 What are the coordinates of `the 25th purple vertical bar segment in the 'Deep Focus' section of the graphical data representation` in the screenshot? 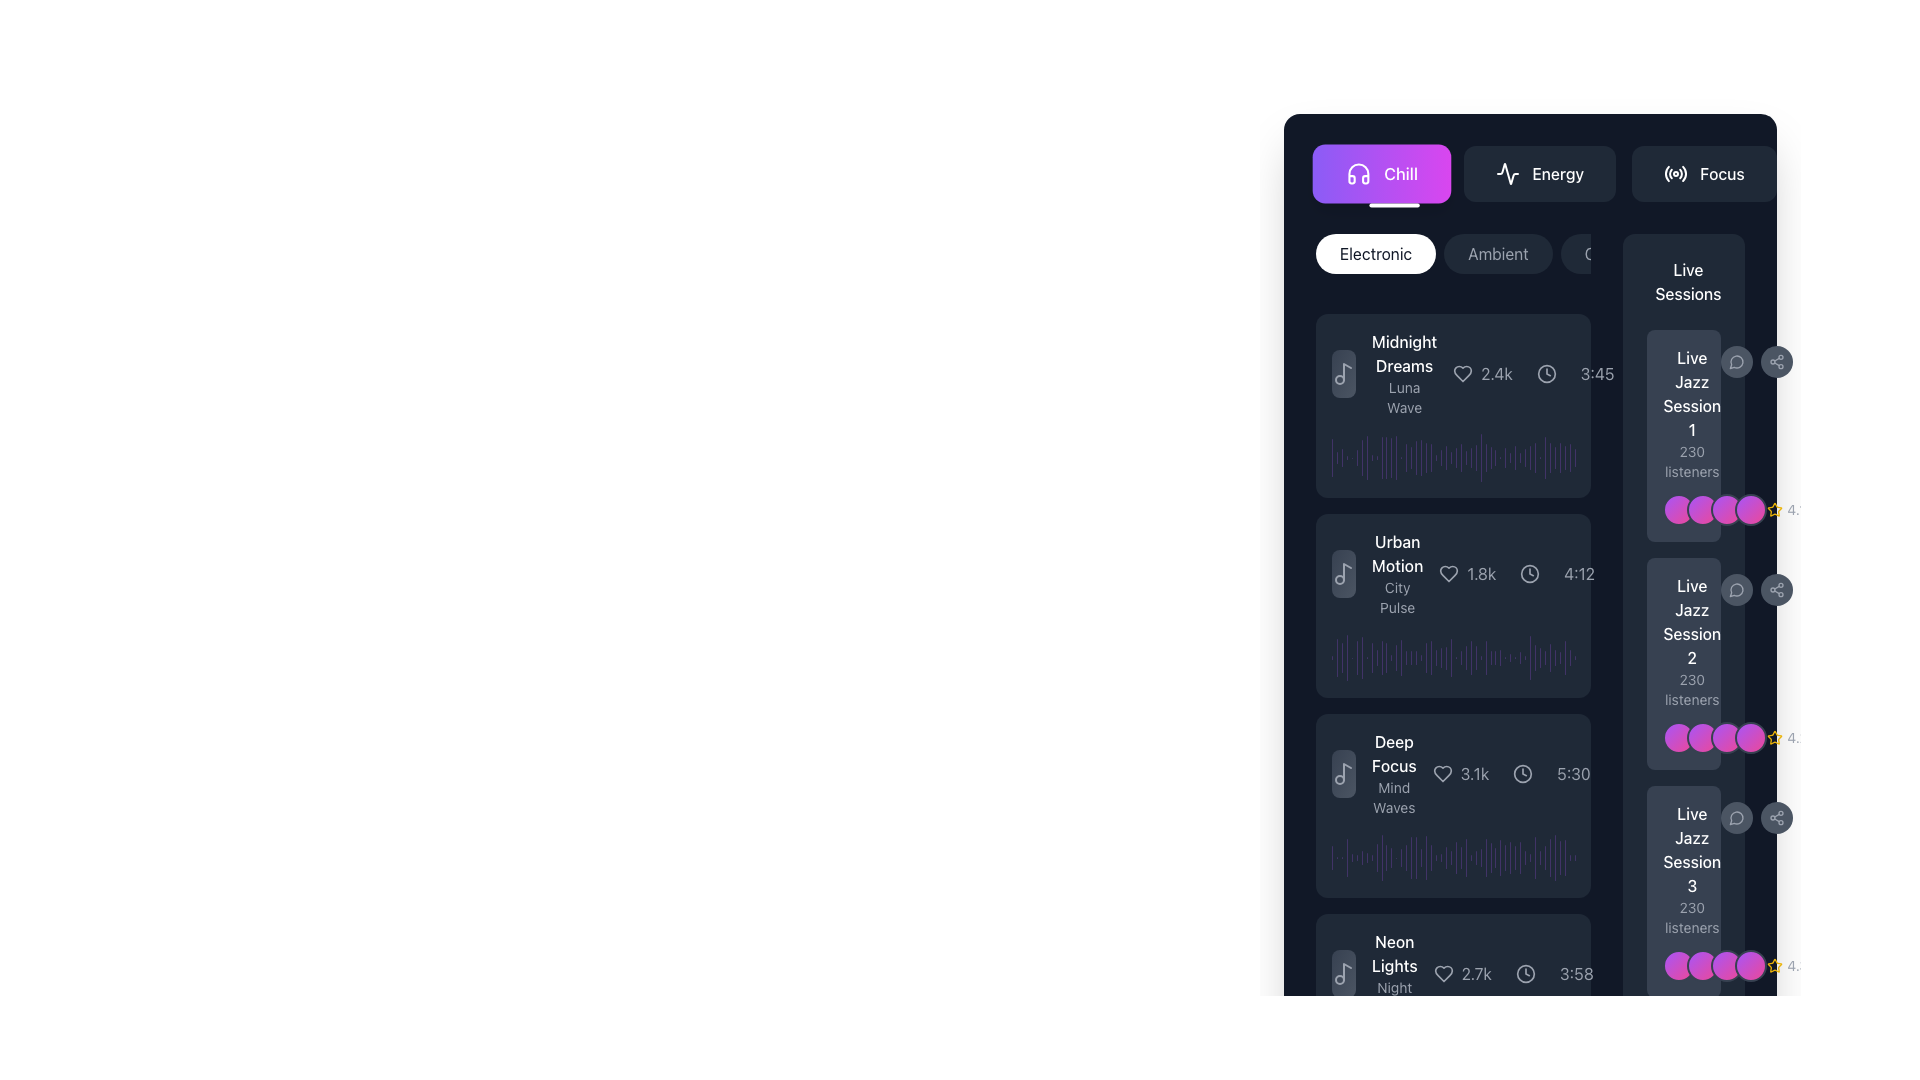 It's located at (1446, 856).